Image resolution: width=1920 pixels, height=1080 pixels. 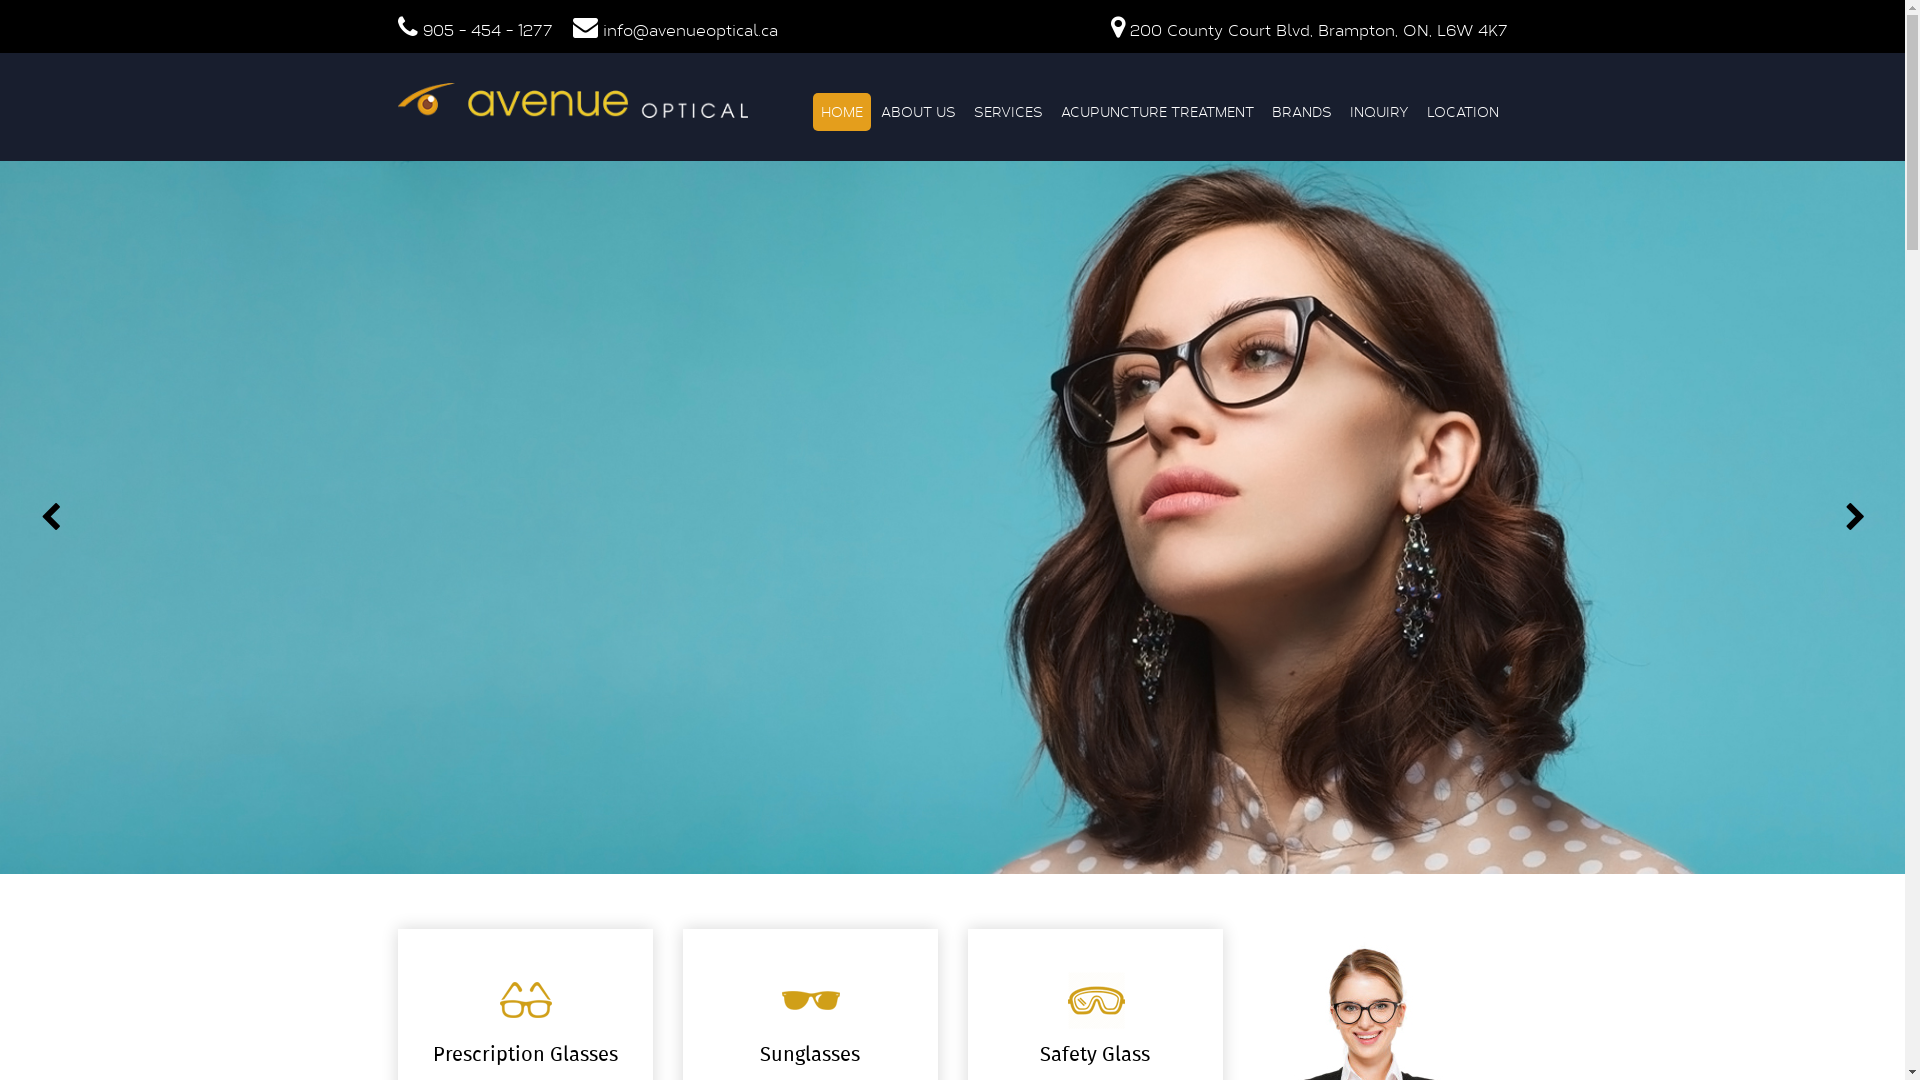 What do you see at coordinates (965, 111) in the screenshot?
I see `'SERVICES'` at bounding box center [965, 111].